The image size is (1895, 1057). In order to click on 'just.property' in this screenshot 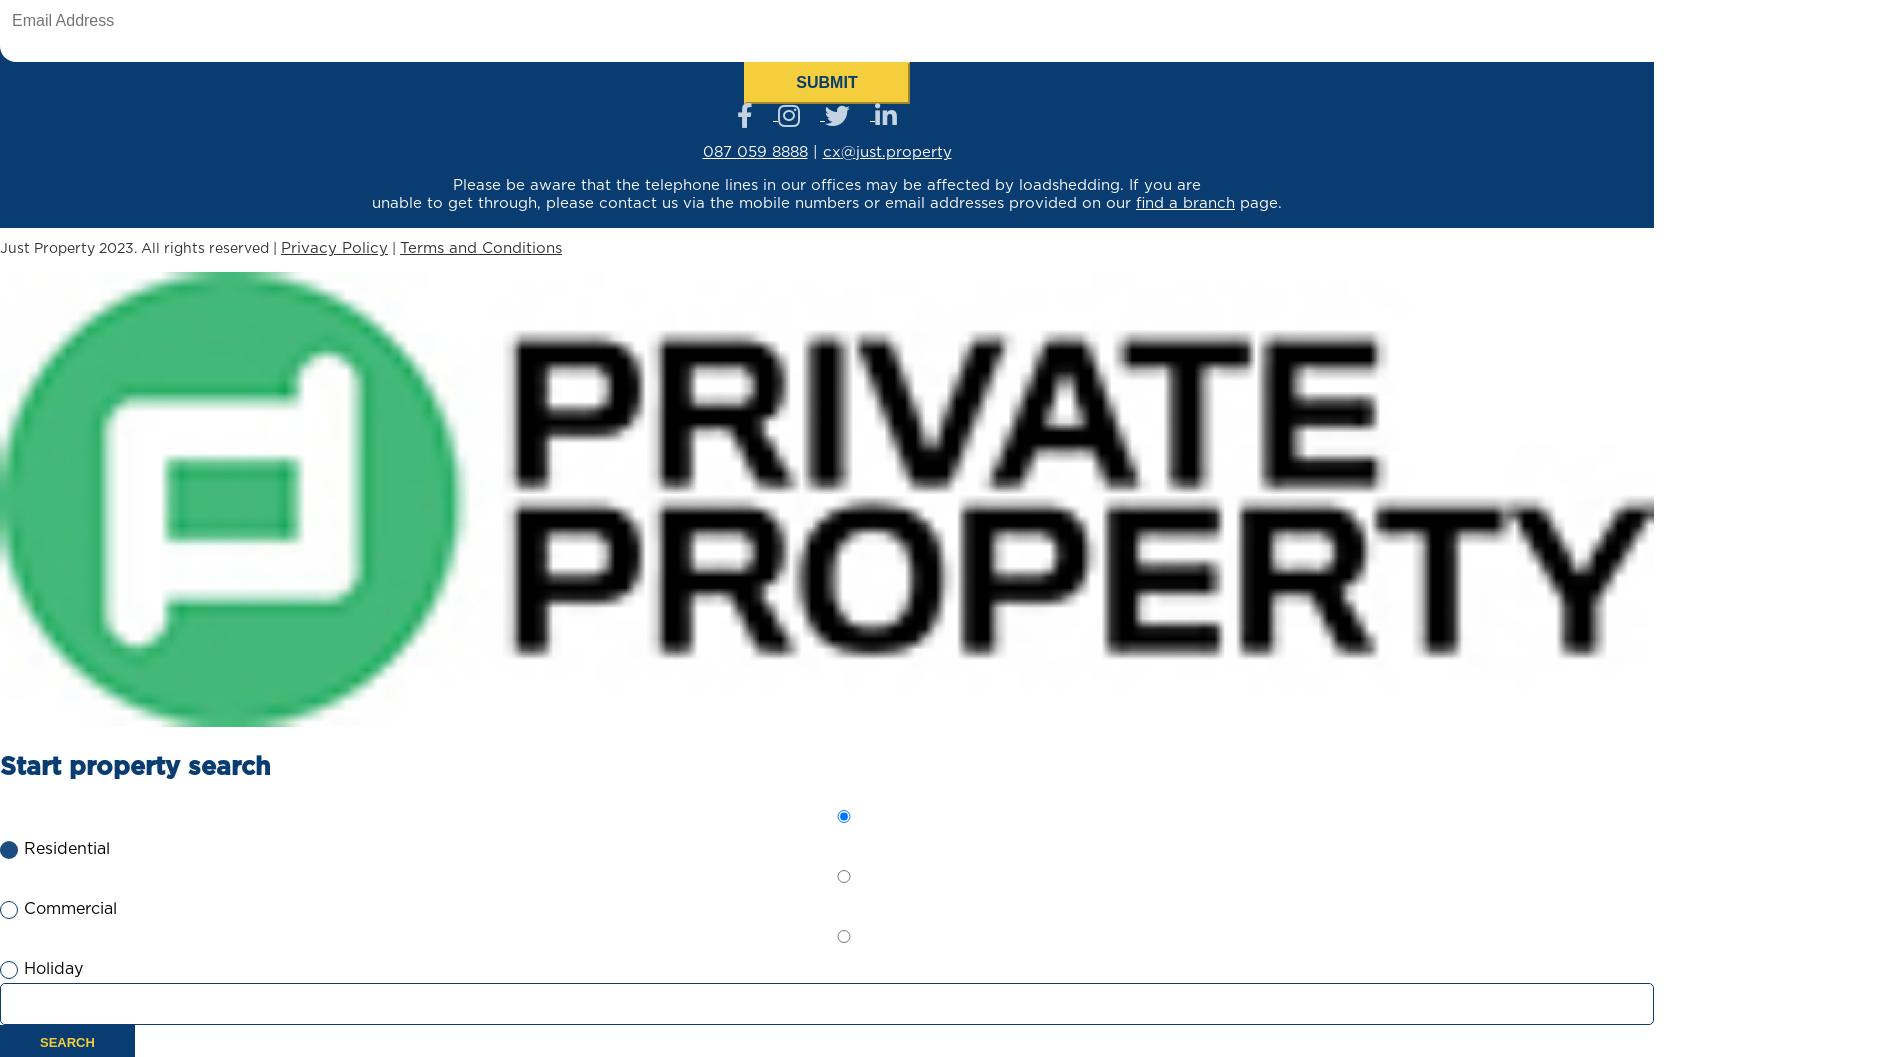, I will do `click(855, 152)`.